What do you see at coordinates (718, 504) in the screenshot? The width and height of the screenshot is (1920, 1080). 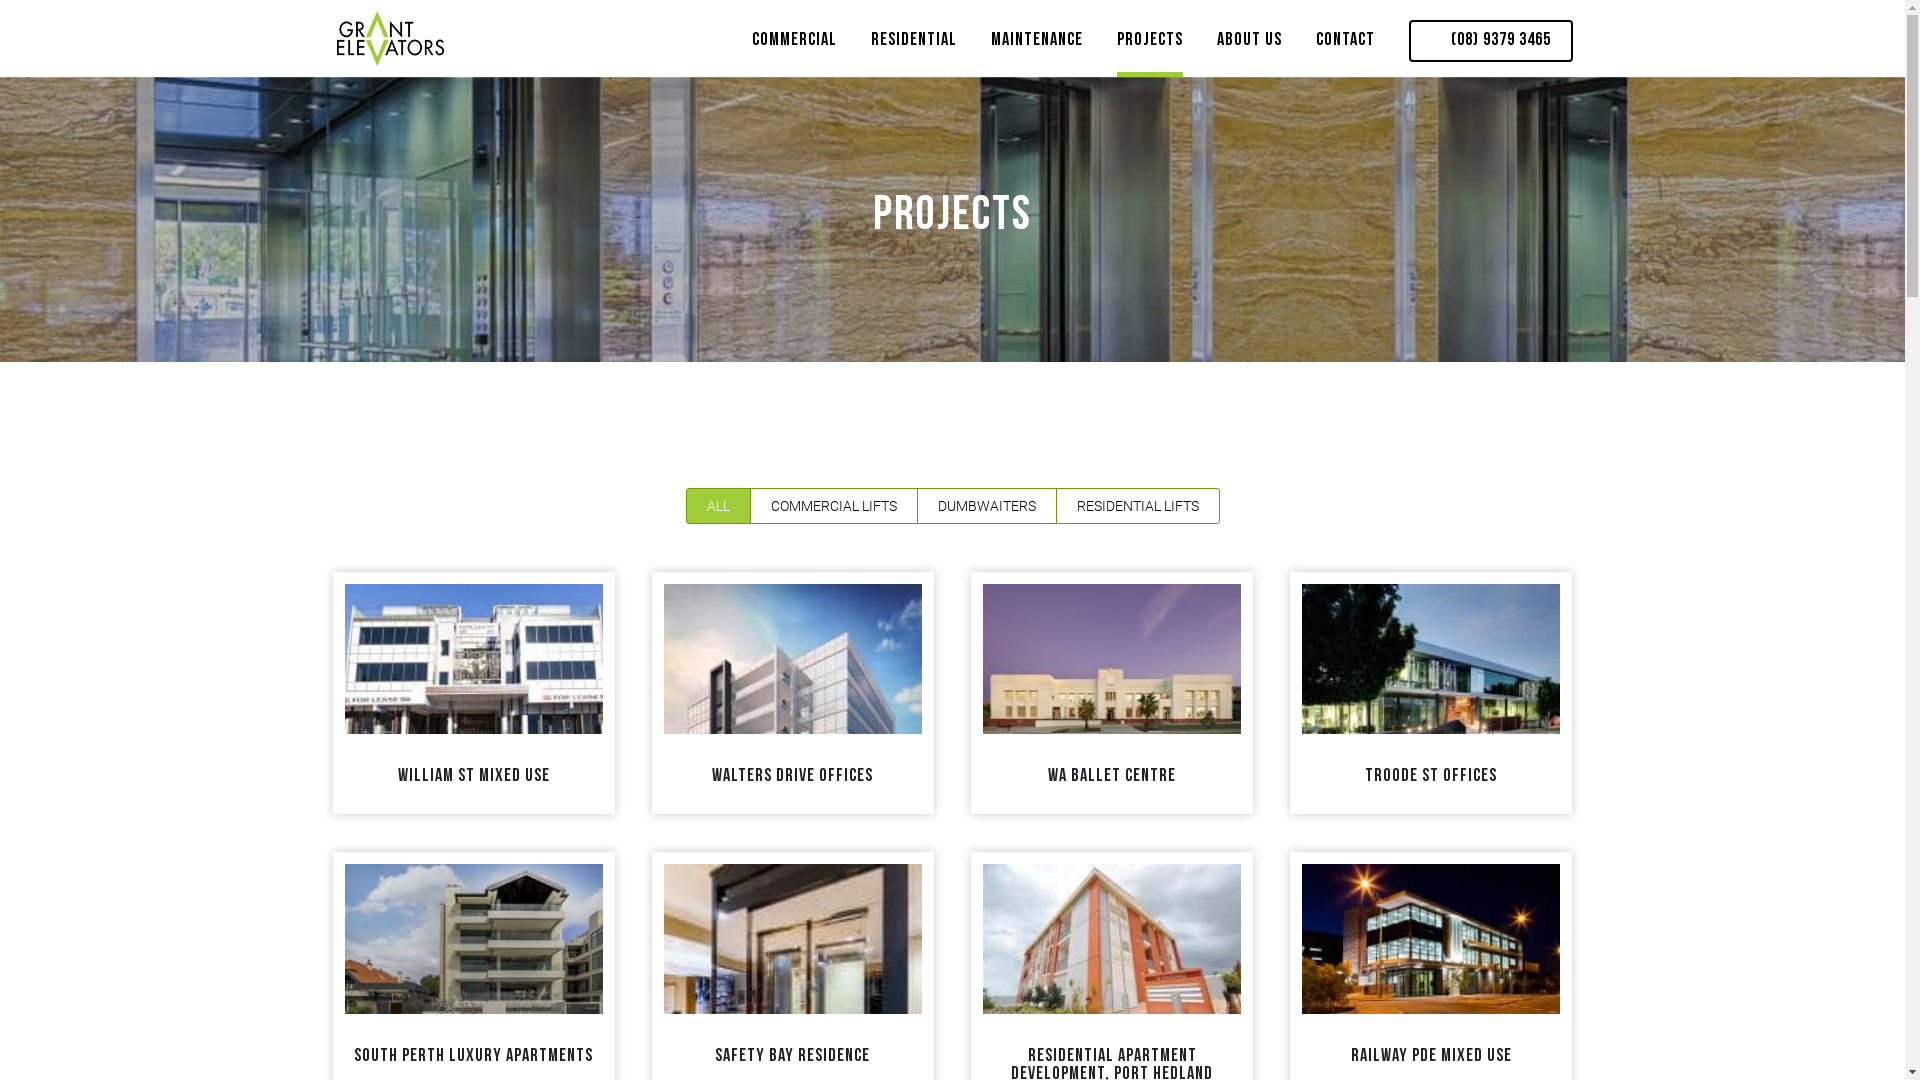 I see `'ALL'` at bounding box center [718, 504].